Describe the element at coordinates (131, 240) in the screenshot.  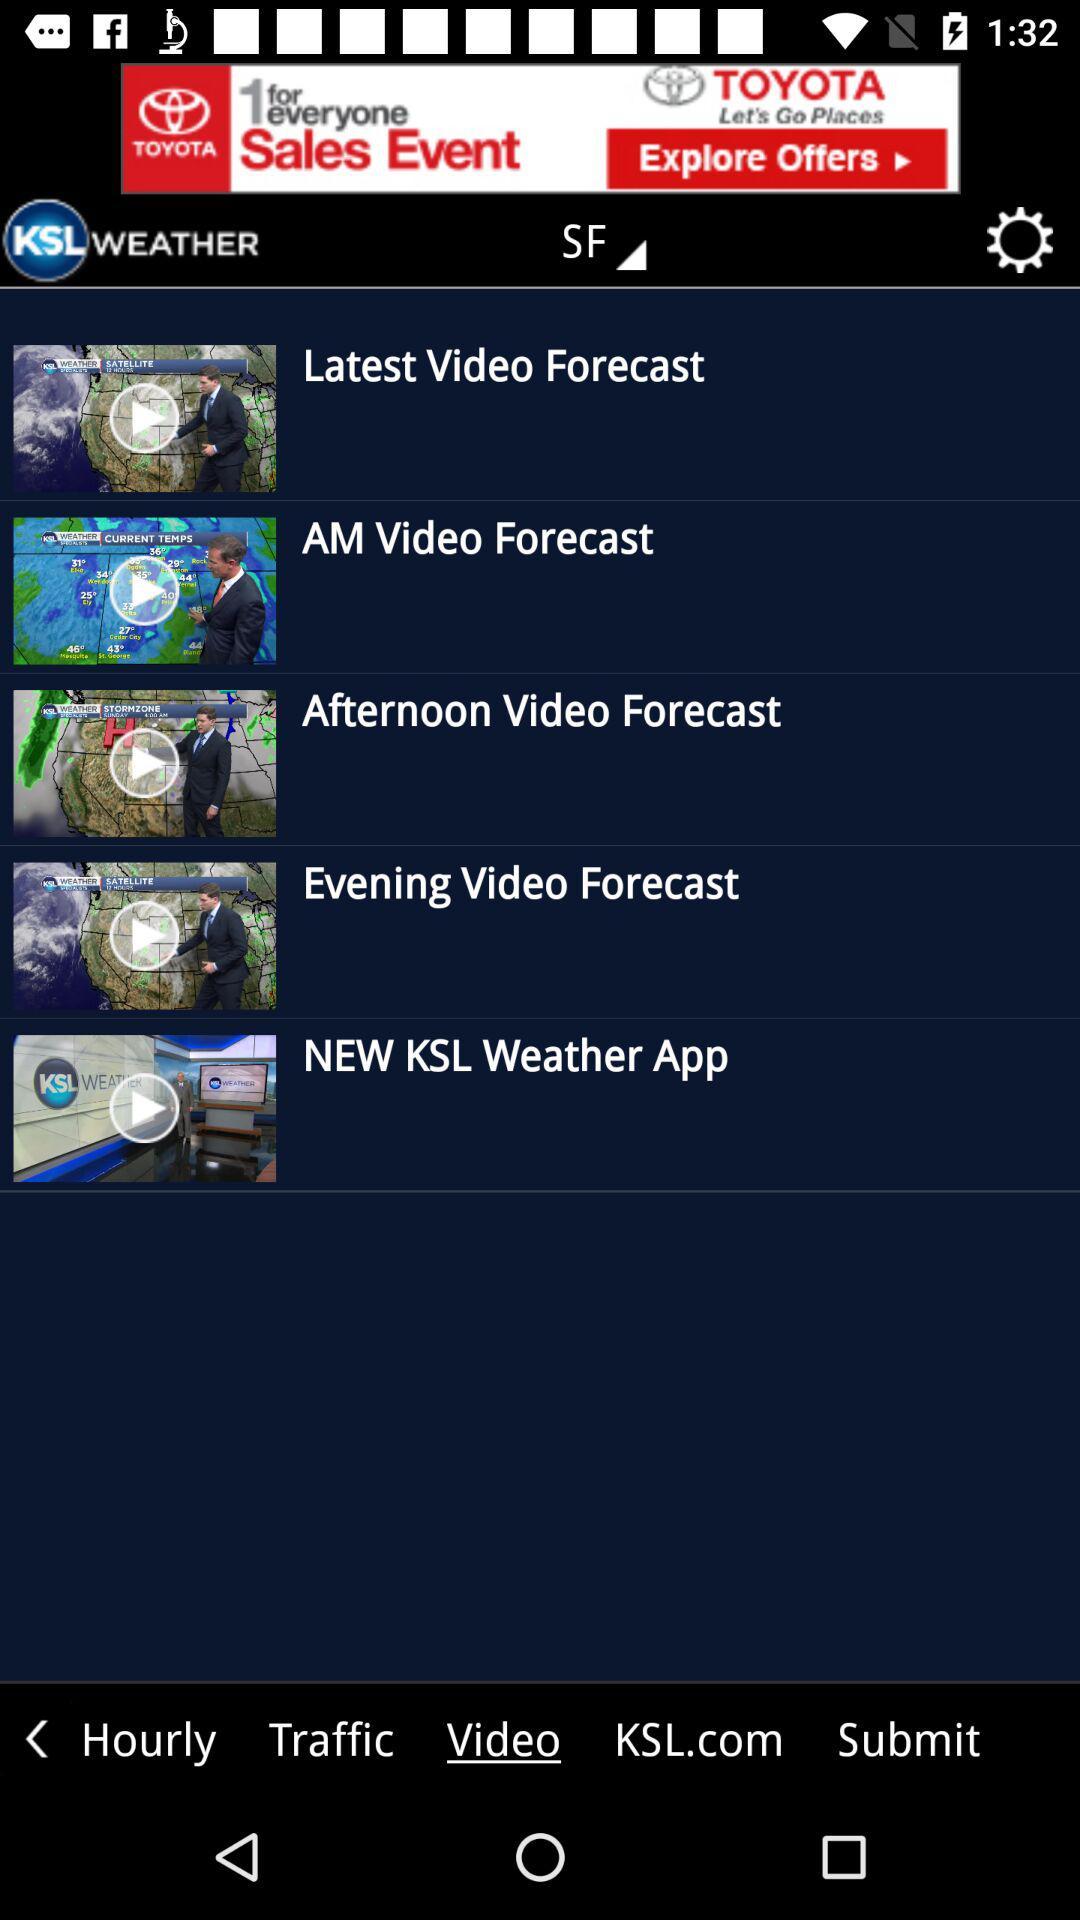
I see `go back` at that location.